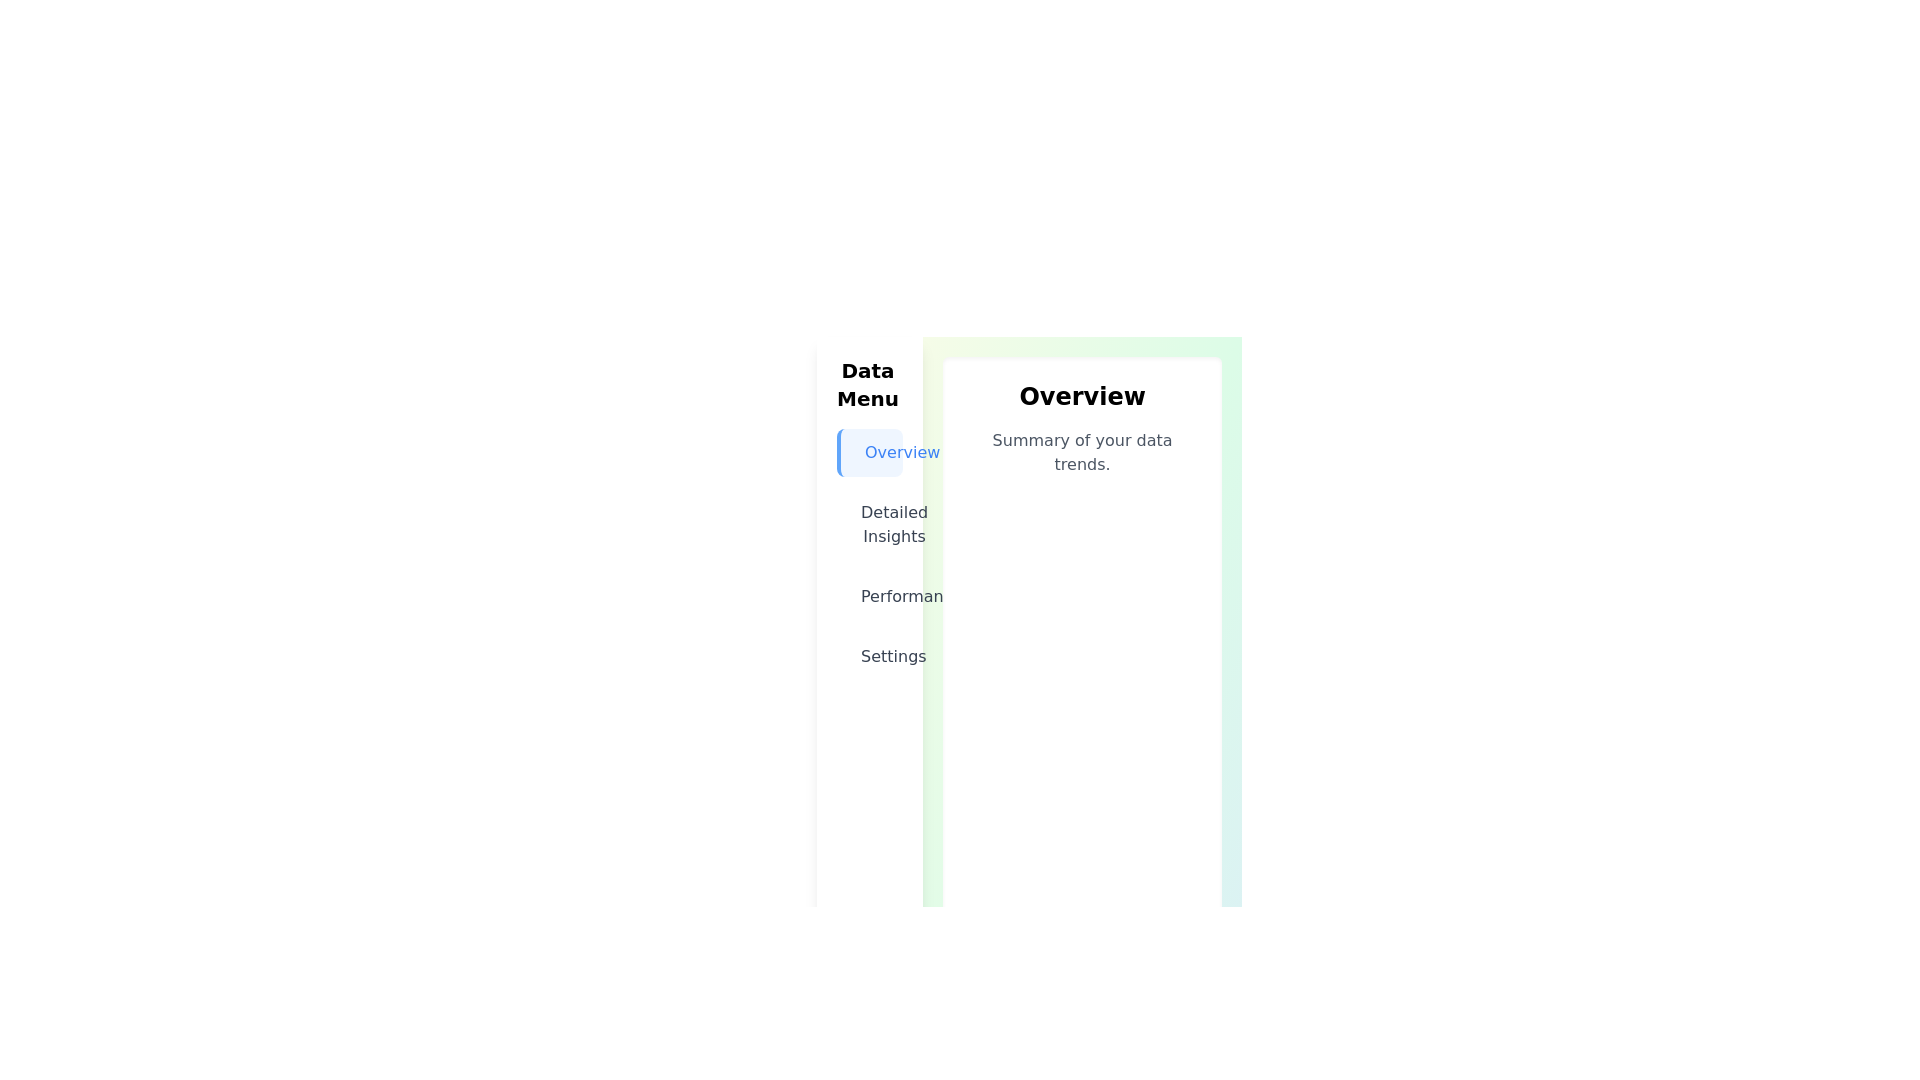 The height and width of the screenshot is (1080, 1920). What do you see at coordinates (870, 523) in the screenshot?
I see `the menu item labeled Detailed Insights` at bounding box center [870, 523].